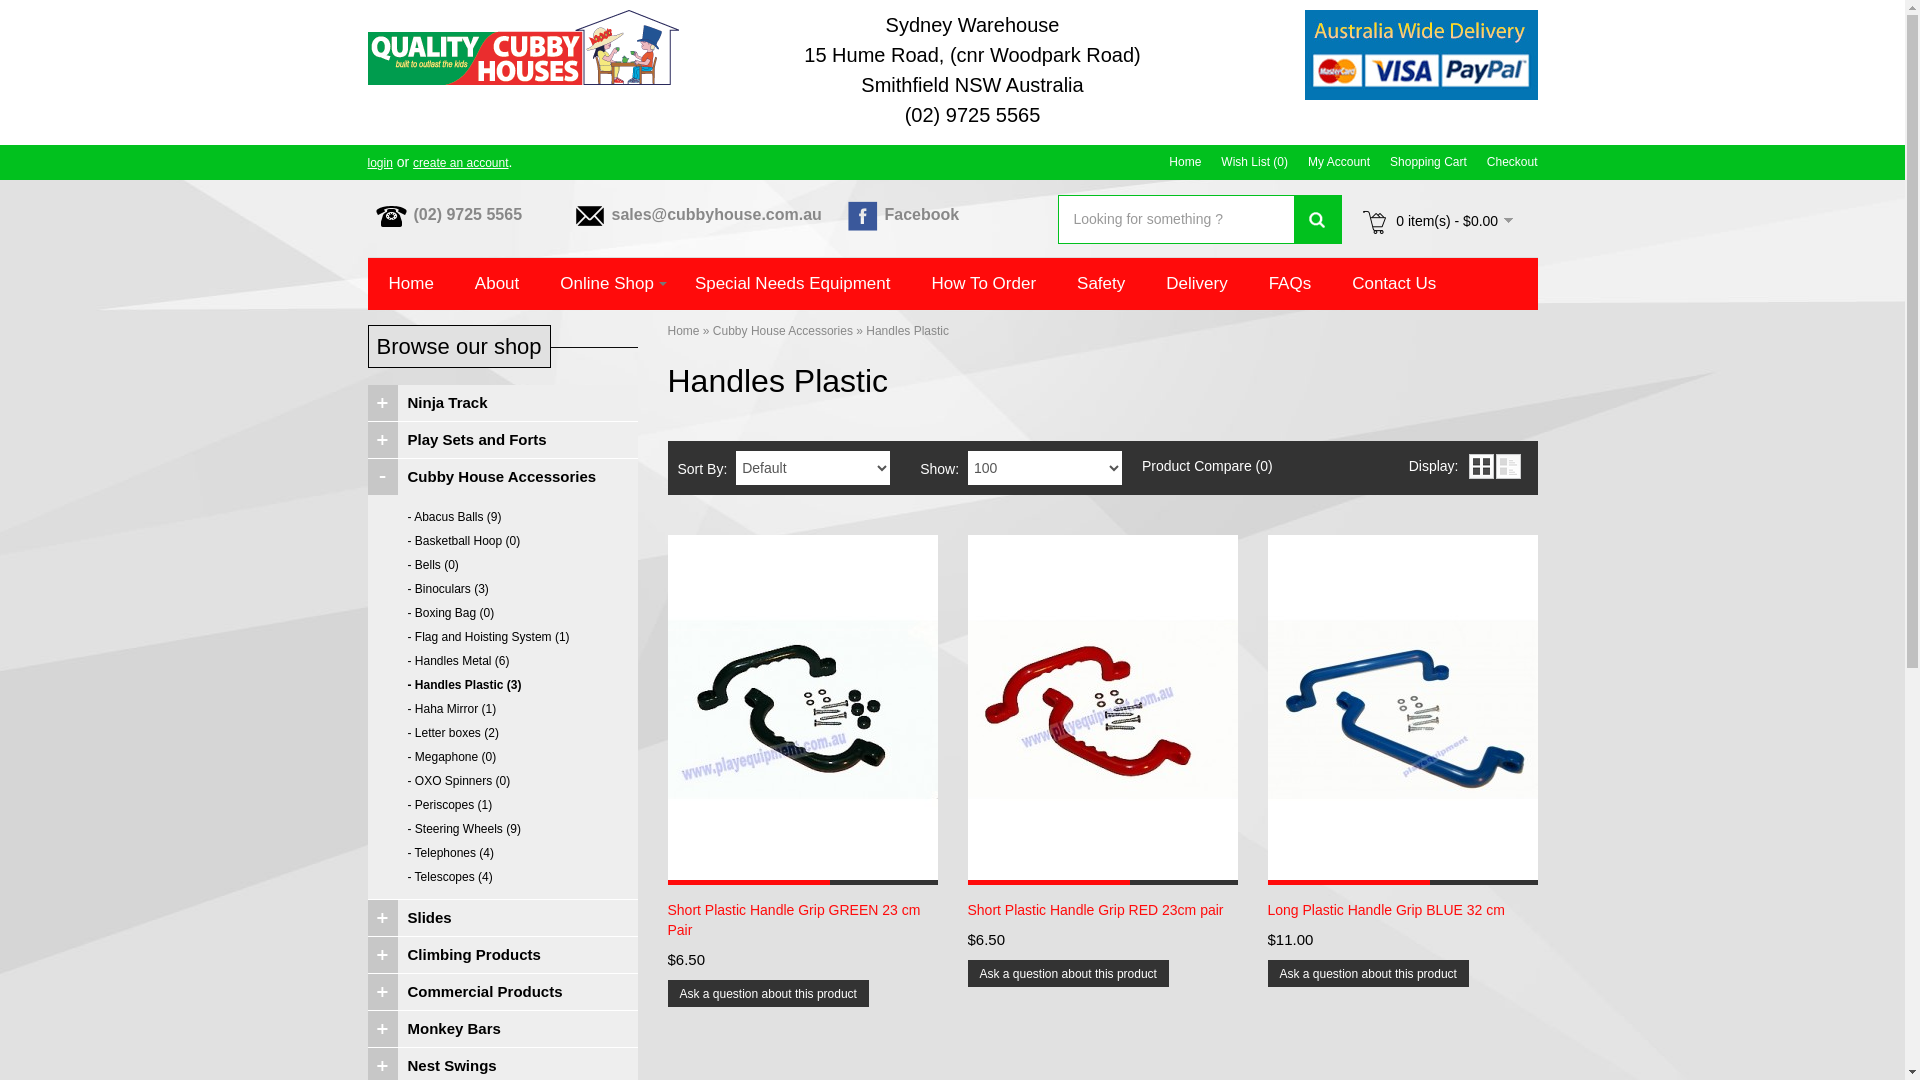 This screenshot has height=1080, width=1920. Describe the element at coordinates (368, 438) in the screenshot. I see `'Play Sets and Forts'` at that location.